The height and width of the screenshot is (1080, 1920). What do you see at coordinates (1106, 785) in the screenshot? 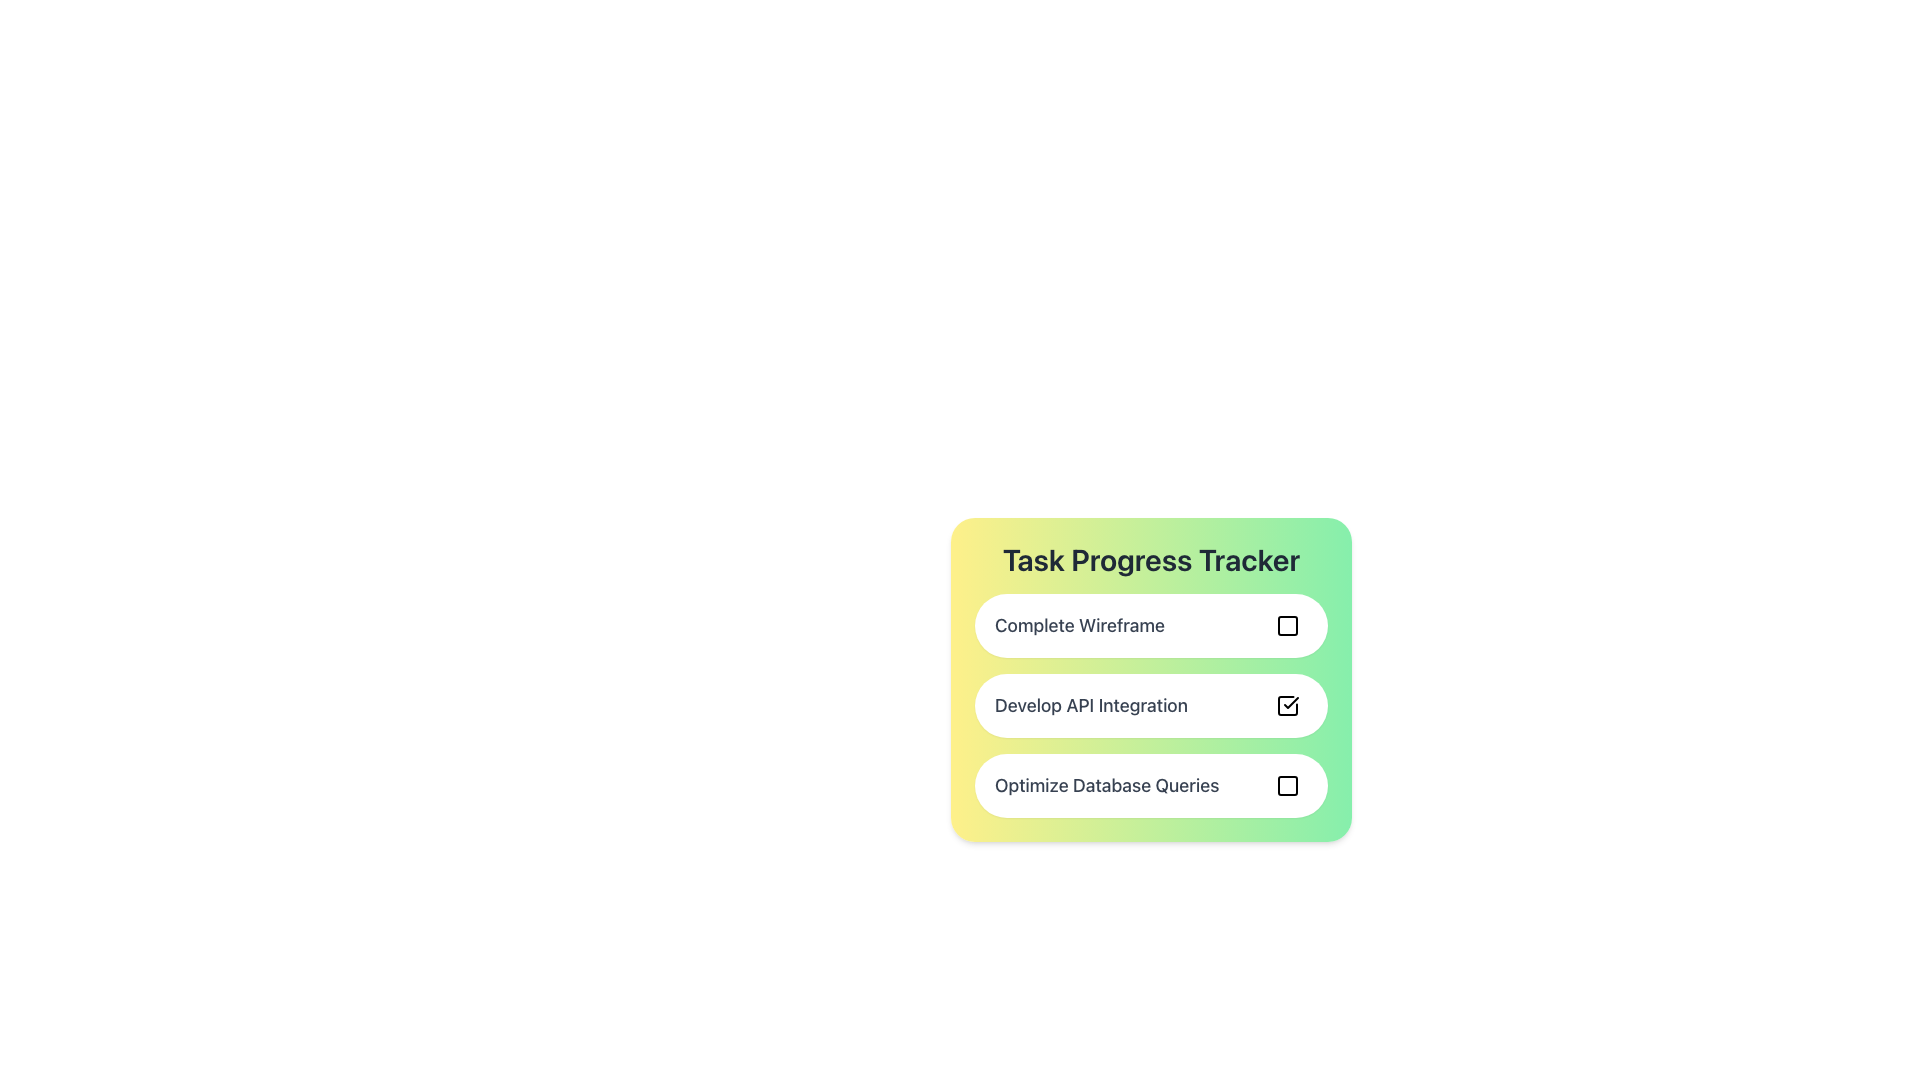
I see `the text label displaying 'Optimize Database Queries' which is located within the third task item of the 'Task Progress Tracker' panel` at bounding box center [1106, 785].